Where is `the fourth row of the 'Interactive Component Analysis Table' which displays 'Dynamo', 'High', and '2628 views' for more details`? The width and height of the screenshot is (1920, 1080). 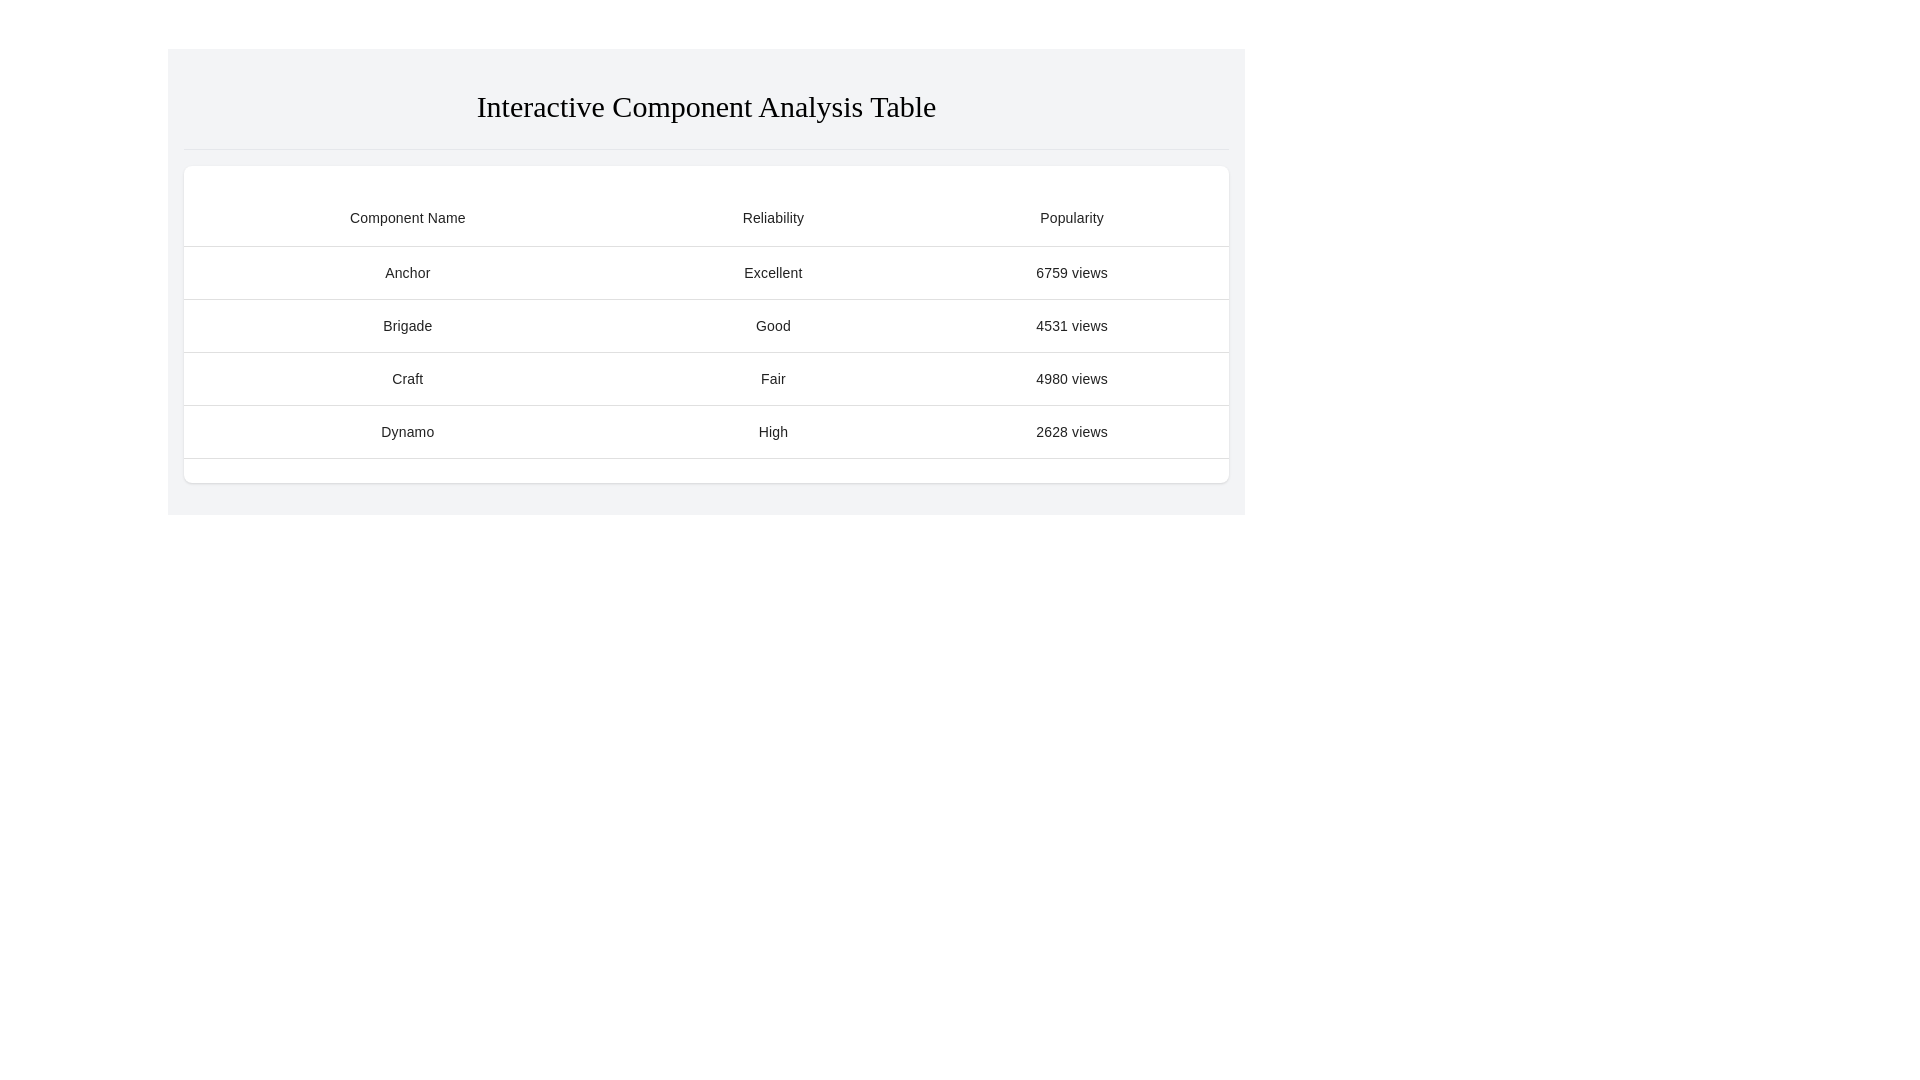 the fourth row of the 'Interactive Component Analysis Table' which displays 'Dynamo', 'High', and '2628 views' for more details is located at coordinates (706, 431).